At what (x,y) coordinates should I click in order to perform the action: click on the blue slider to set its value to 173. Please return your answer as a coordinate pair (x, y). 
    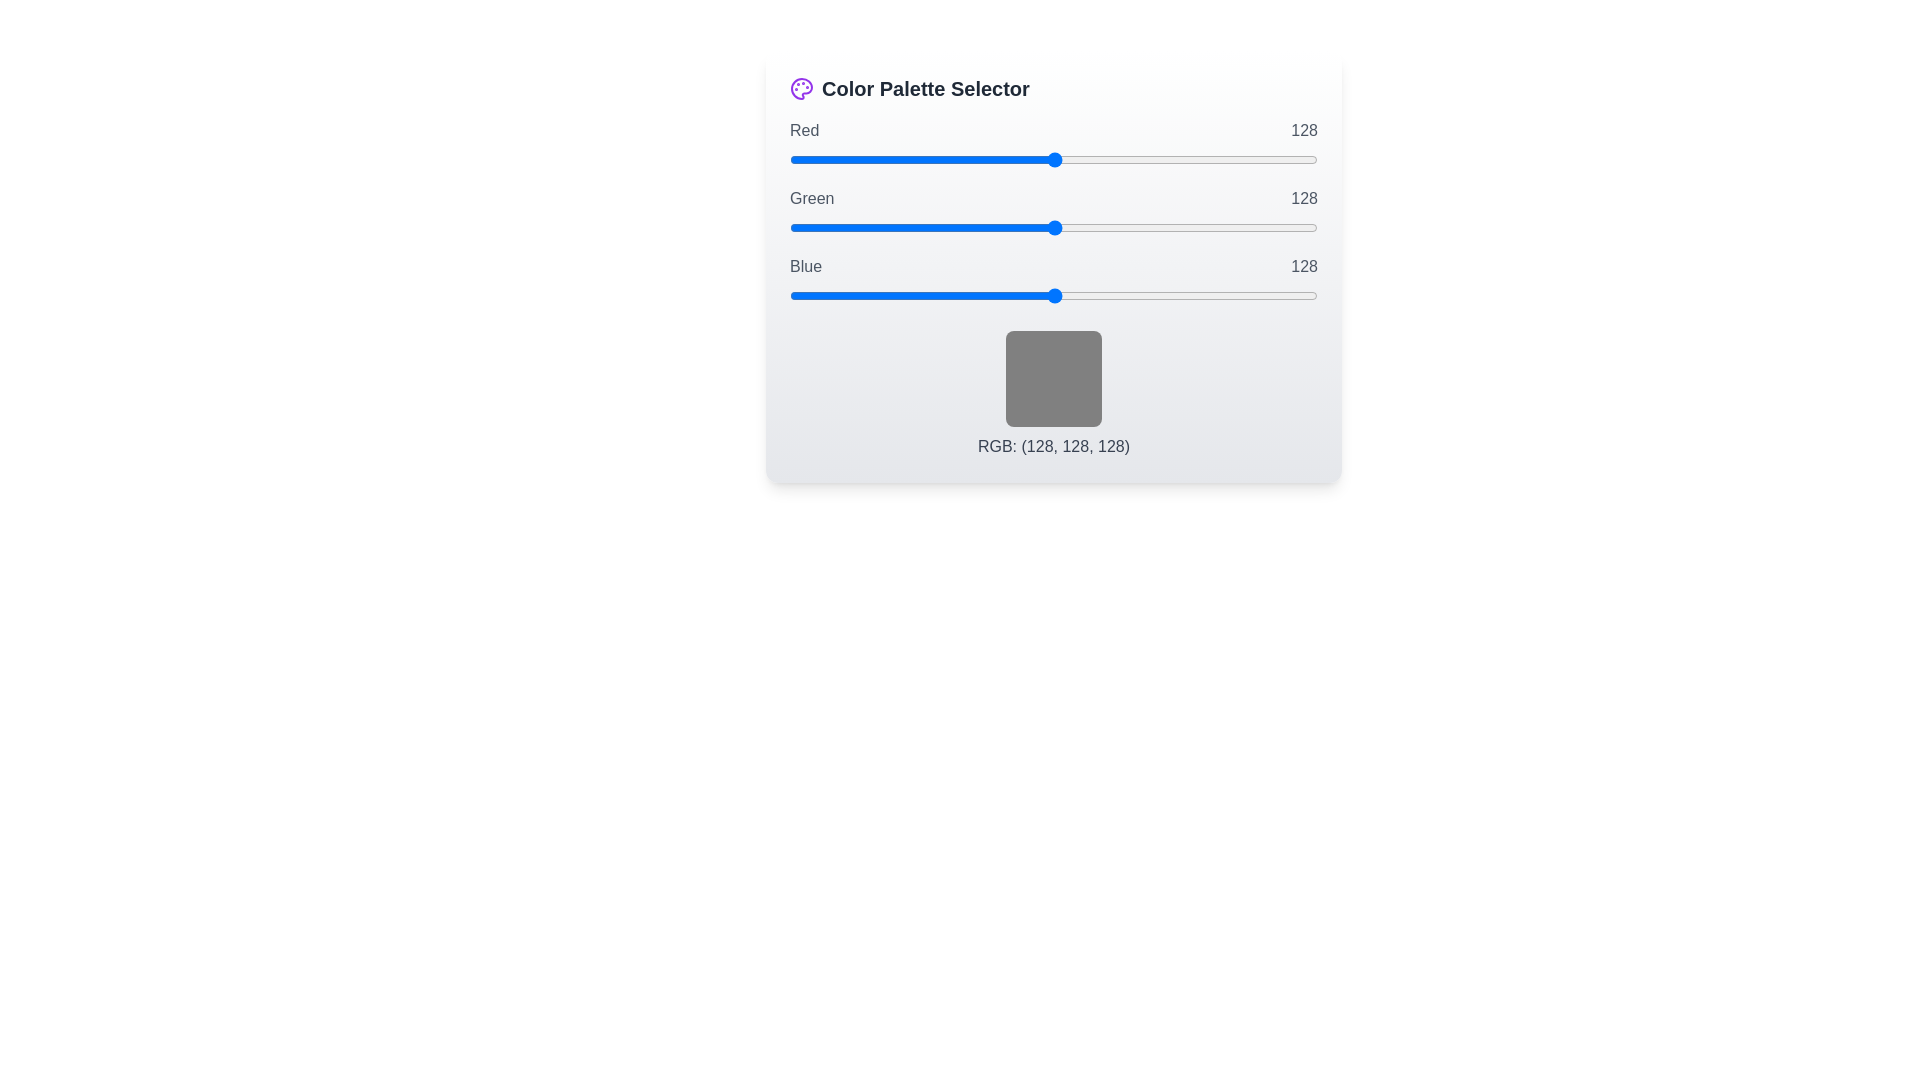
    Looking at the image, I should click on (1148, 296).